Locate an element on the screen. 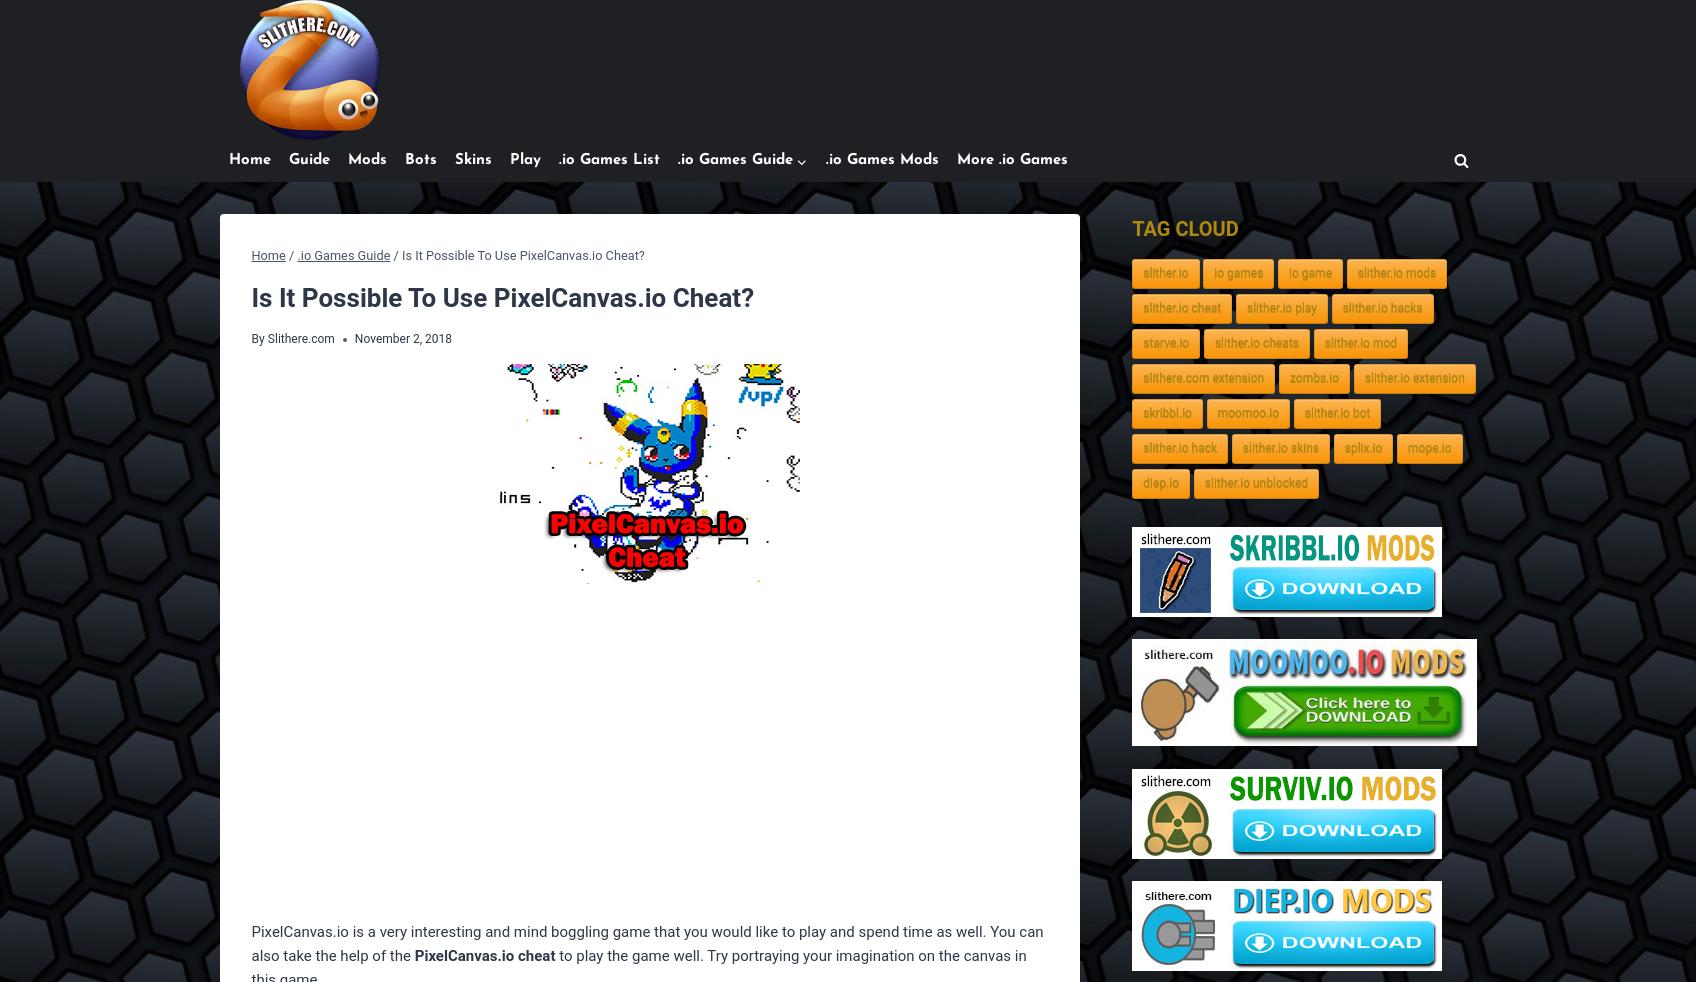 The height and width of the screenshot is (982, 1696). 'splix.io' is located at coordinates (1362, 448).